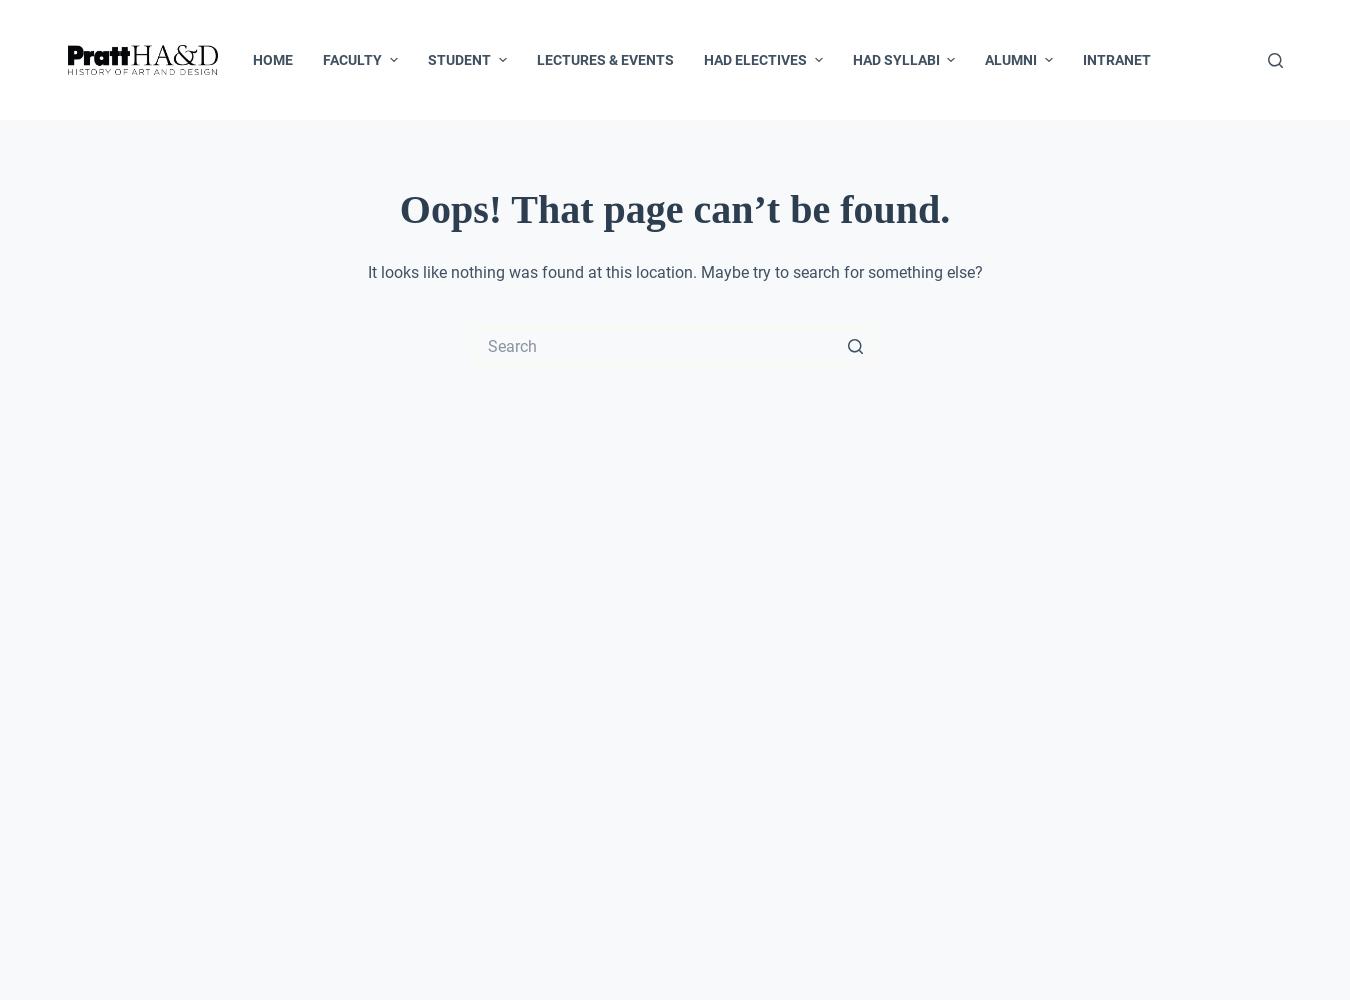  What do you see at coordinates (1067, 181) in the screenshot?
I see `'Life After Pratt- Seth Persons'` at bounding box center [1067, 181].